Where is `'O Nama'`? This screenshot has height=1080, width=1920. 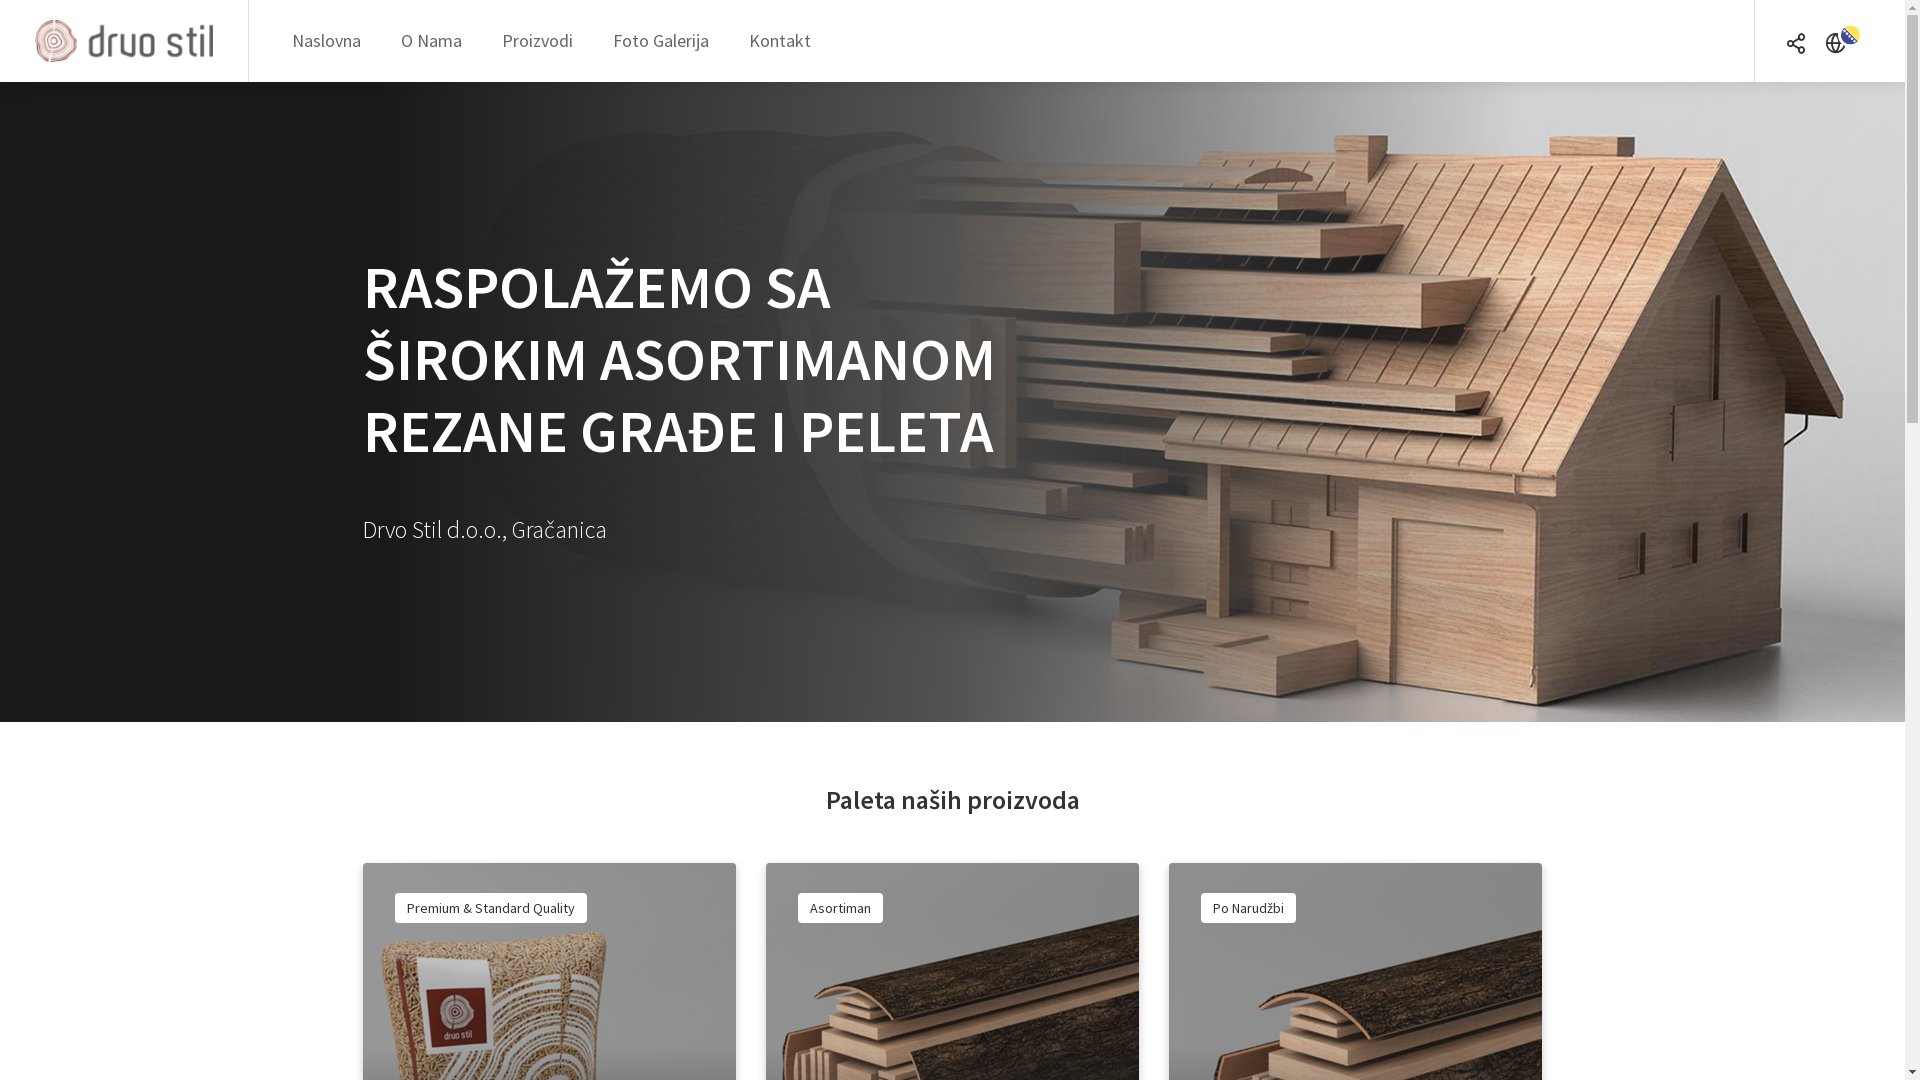
'O Nama' is located at coordinates (430, 40).